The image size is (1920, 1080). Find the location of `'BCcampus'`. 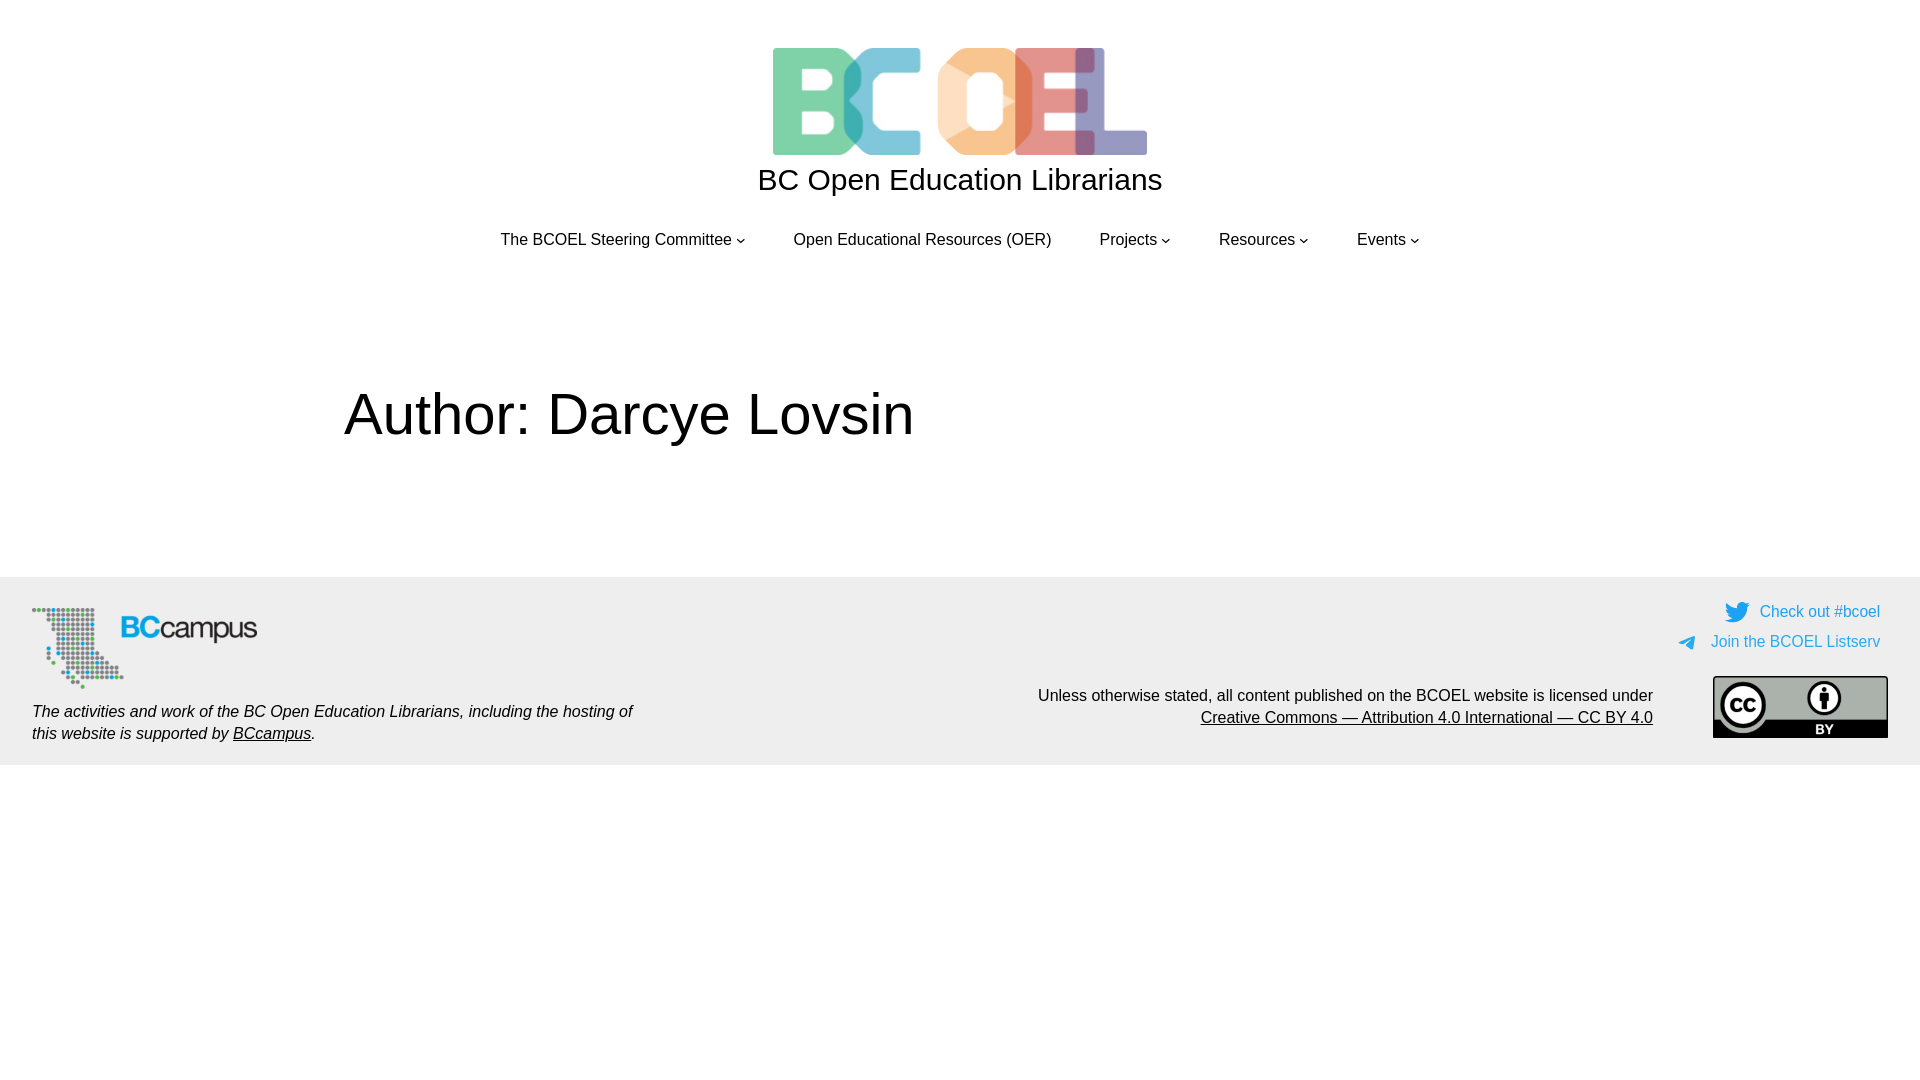

'BCcampus' is located at coordinates (233, 733).